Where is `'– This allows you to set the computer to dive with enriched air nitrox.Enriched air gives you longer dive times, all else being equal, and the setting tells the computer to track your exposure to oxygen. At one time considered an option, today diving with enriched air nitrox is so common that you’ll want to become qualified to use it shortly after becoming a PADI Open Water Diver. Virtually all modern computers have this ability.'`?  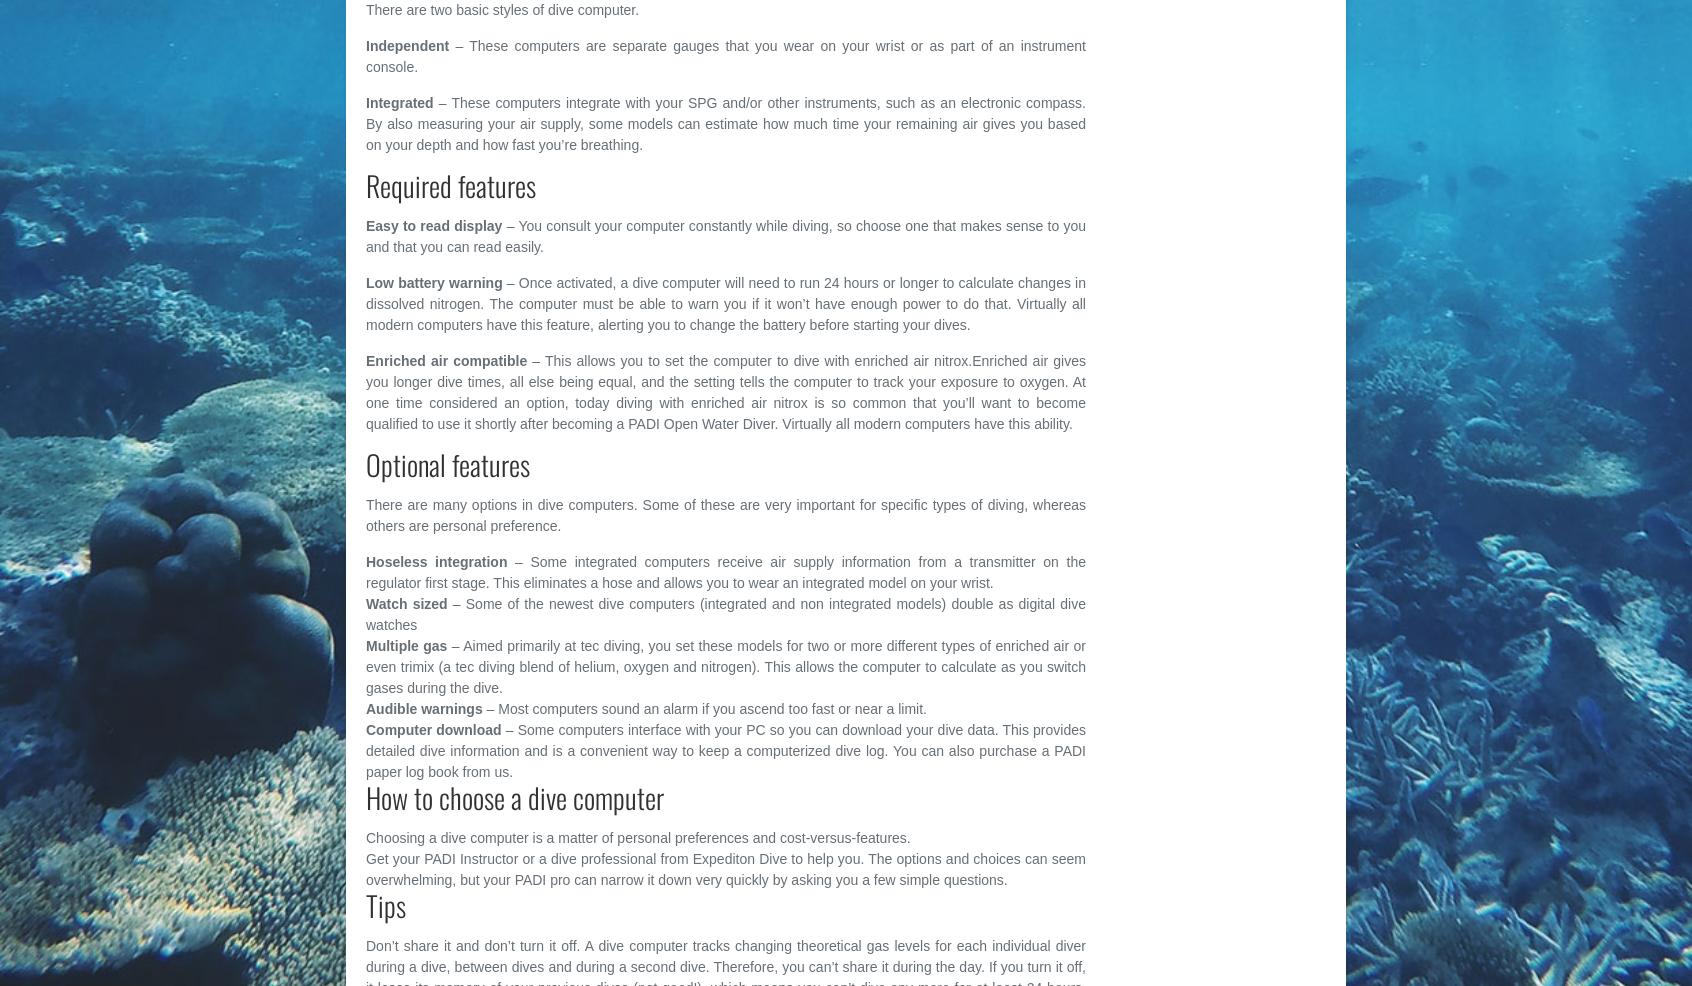 '– This allows you to set the computer to dive with enriched air nitrox.Enriched air gives you longer dive times, all else being equal, and the setting tells the computer to track your exposure to oxygen. At one time considered an option, today diving with enriched air nitrox is so common that you’ll want to become qualified to use it shortly after becoming a PADI Open Water Diver. Virtually all modern computers have this ability.' is located at coordinates (725, 391).